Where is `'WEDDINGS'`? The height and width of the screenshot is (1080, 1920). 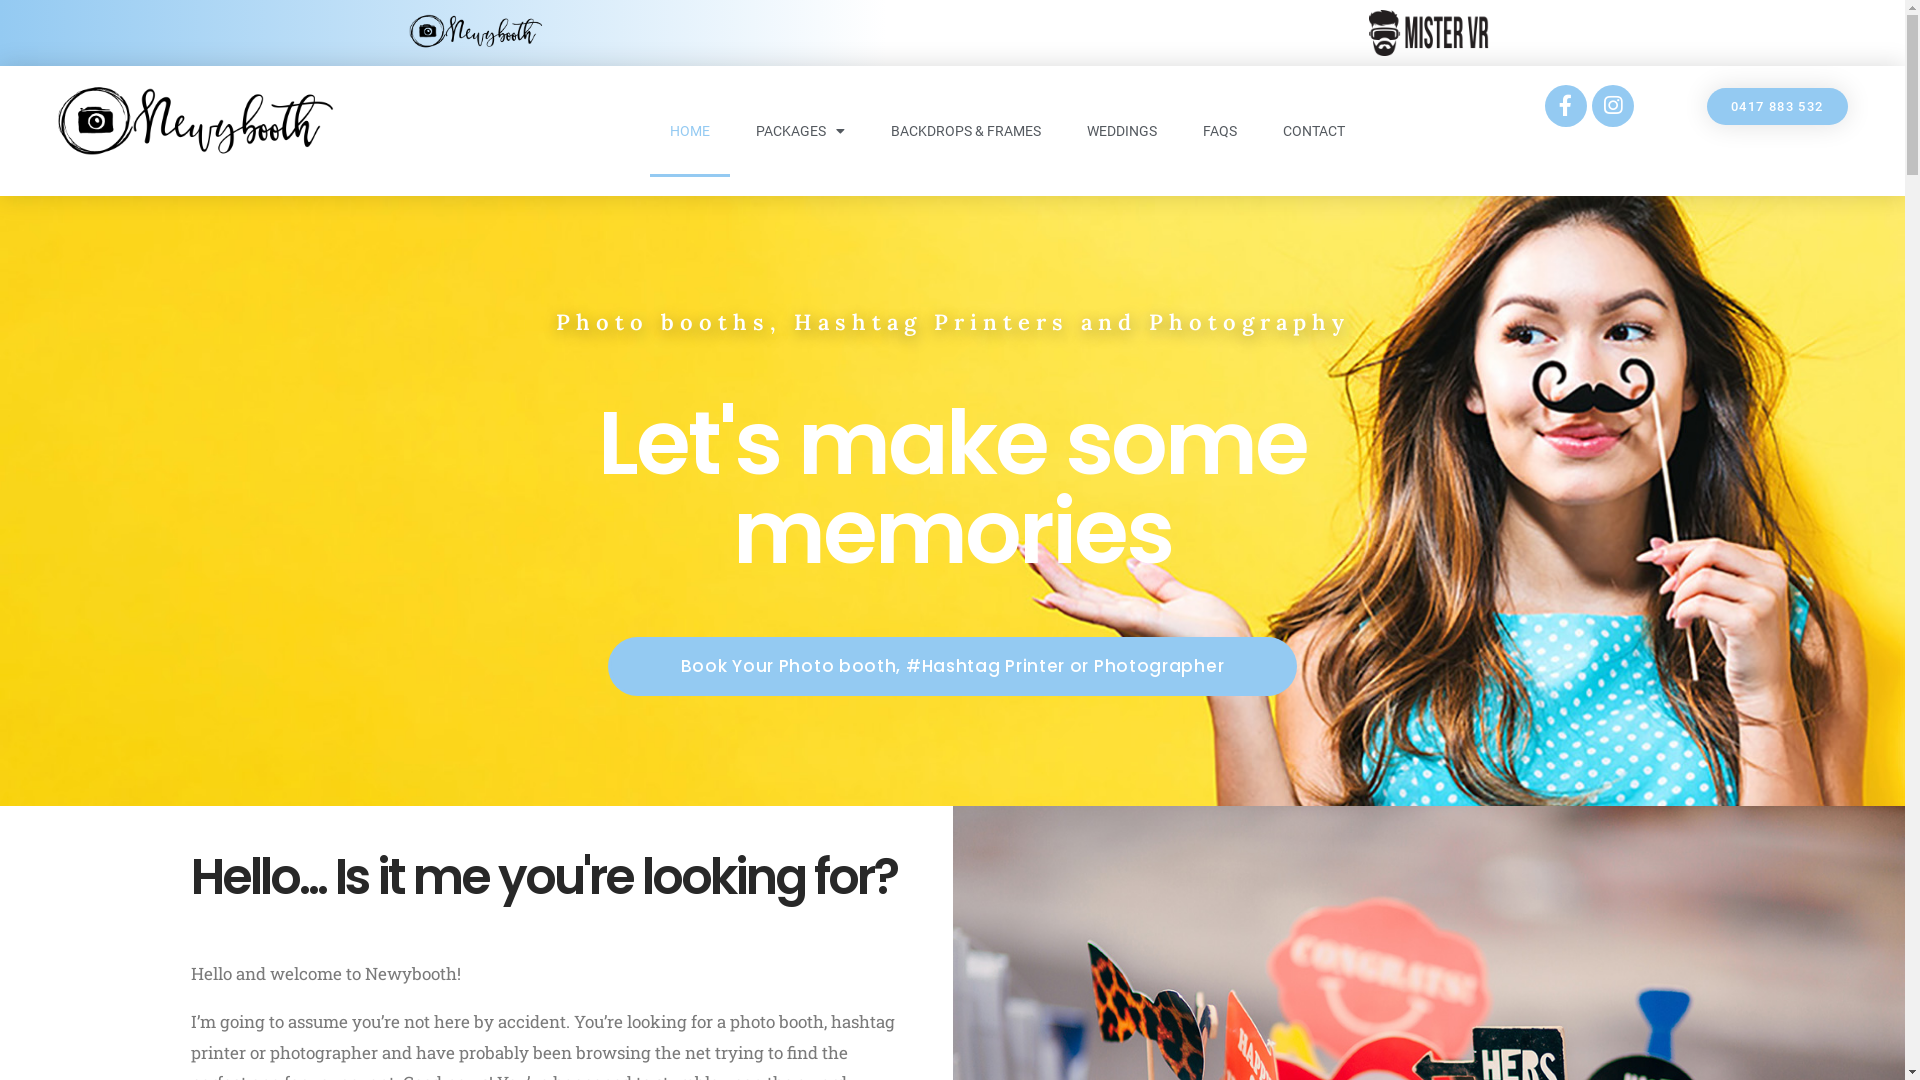 'WEDDINGS' is located at coordinates (1122, 131).